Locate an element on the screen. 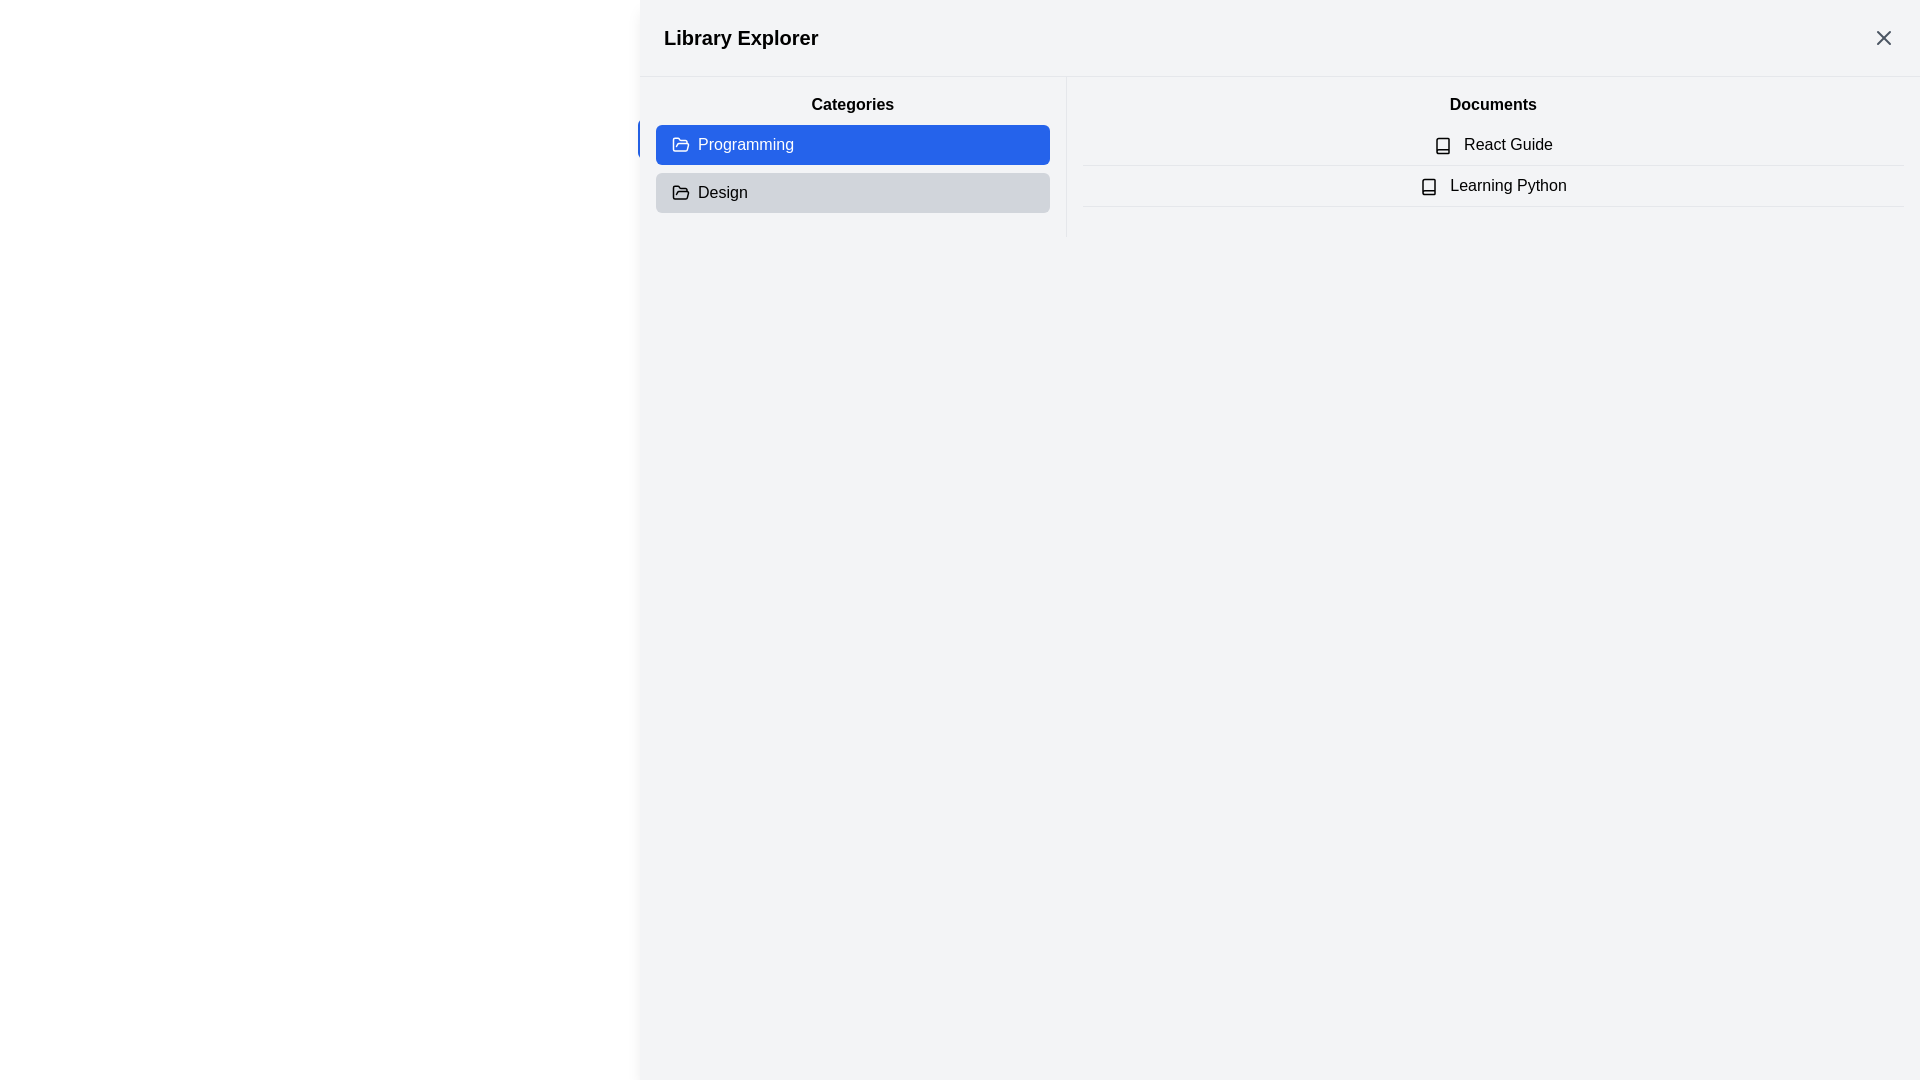 The height and width of the screenshot is (1080, 1920). the close button represented as an 'X' icon in the upper-right corner of the interface to change its color to red is located at coordinates (1882, 38).